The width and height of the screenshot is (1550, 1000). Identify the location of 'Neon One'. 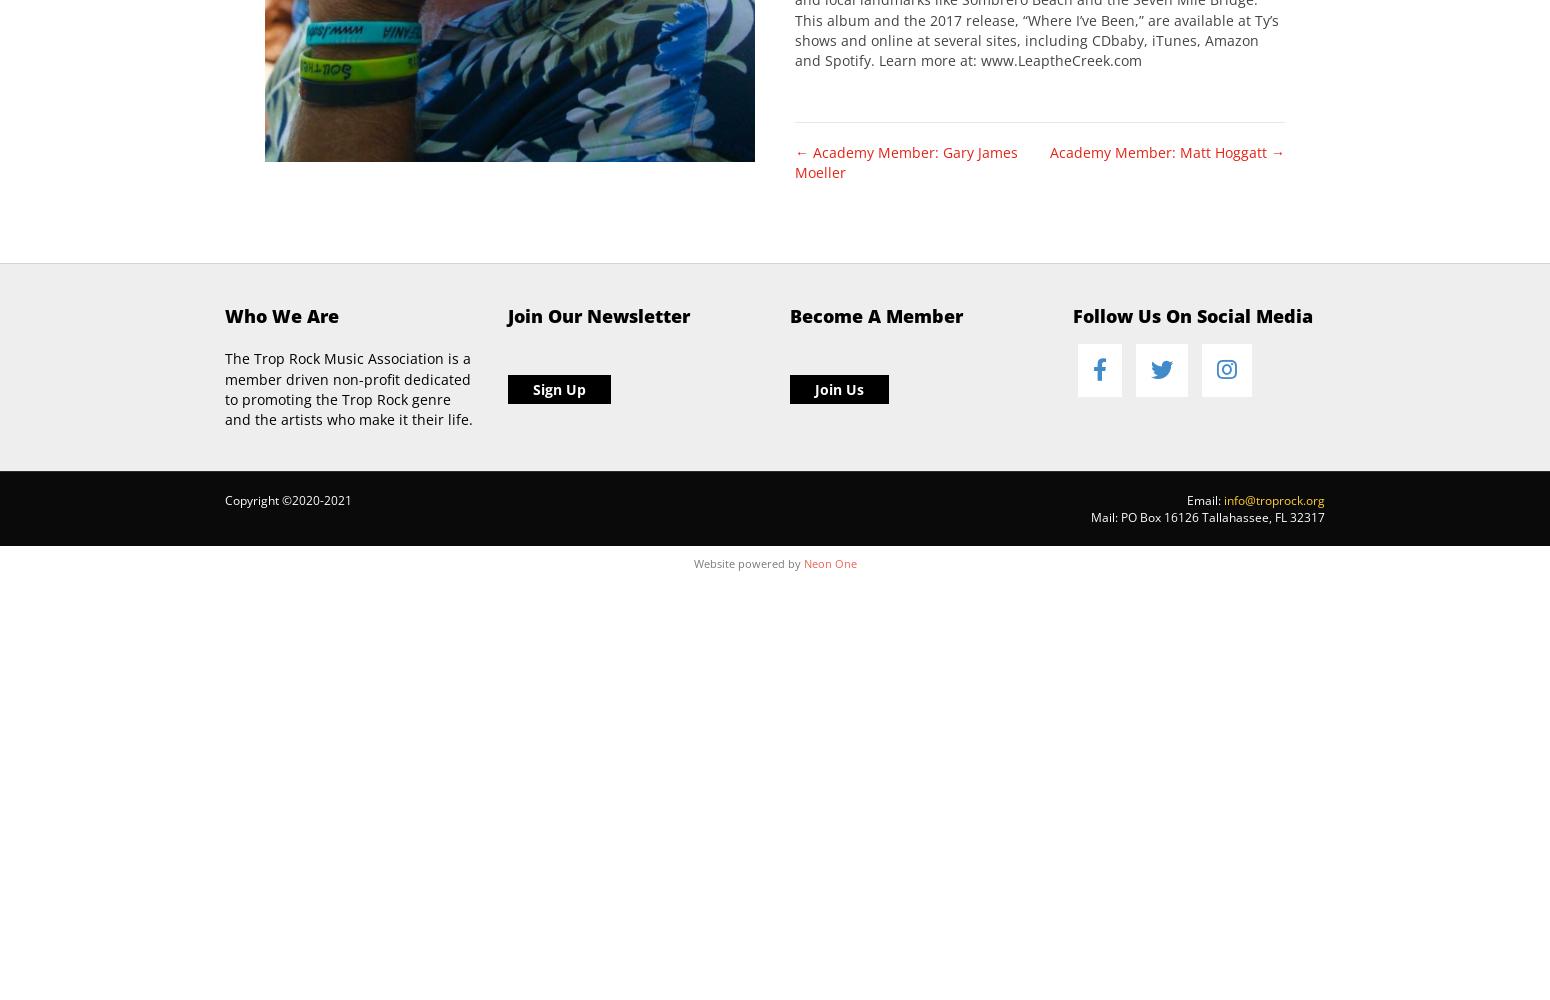
(802, 562).